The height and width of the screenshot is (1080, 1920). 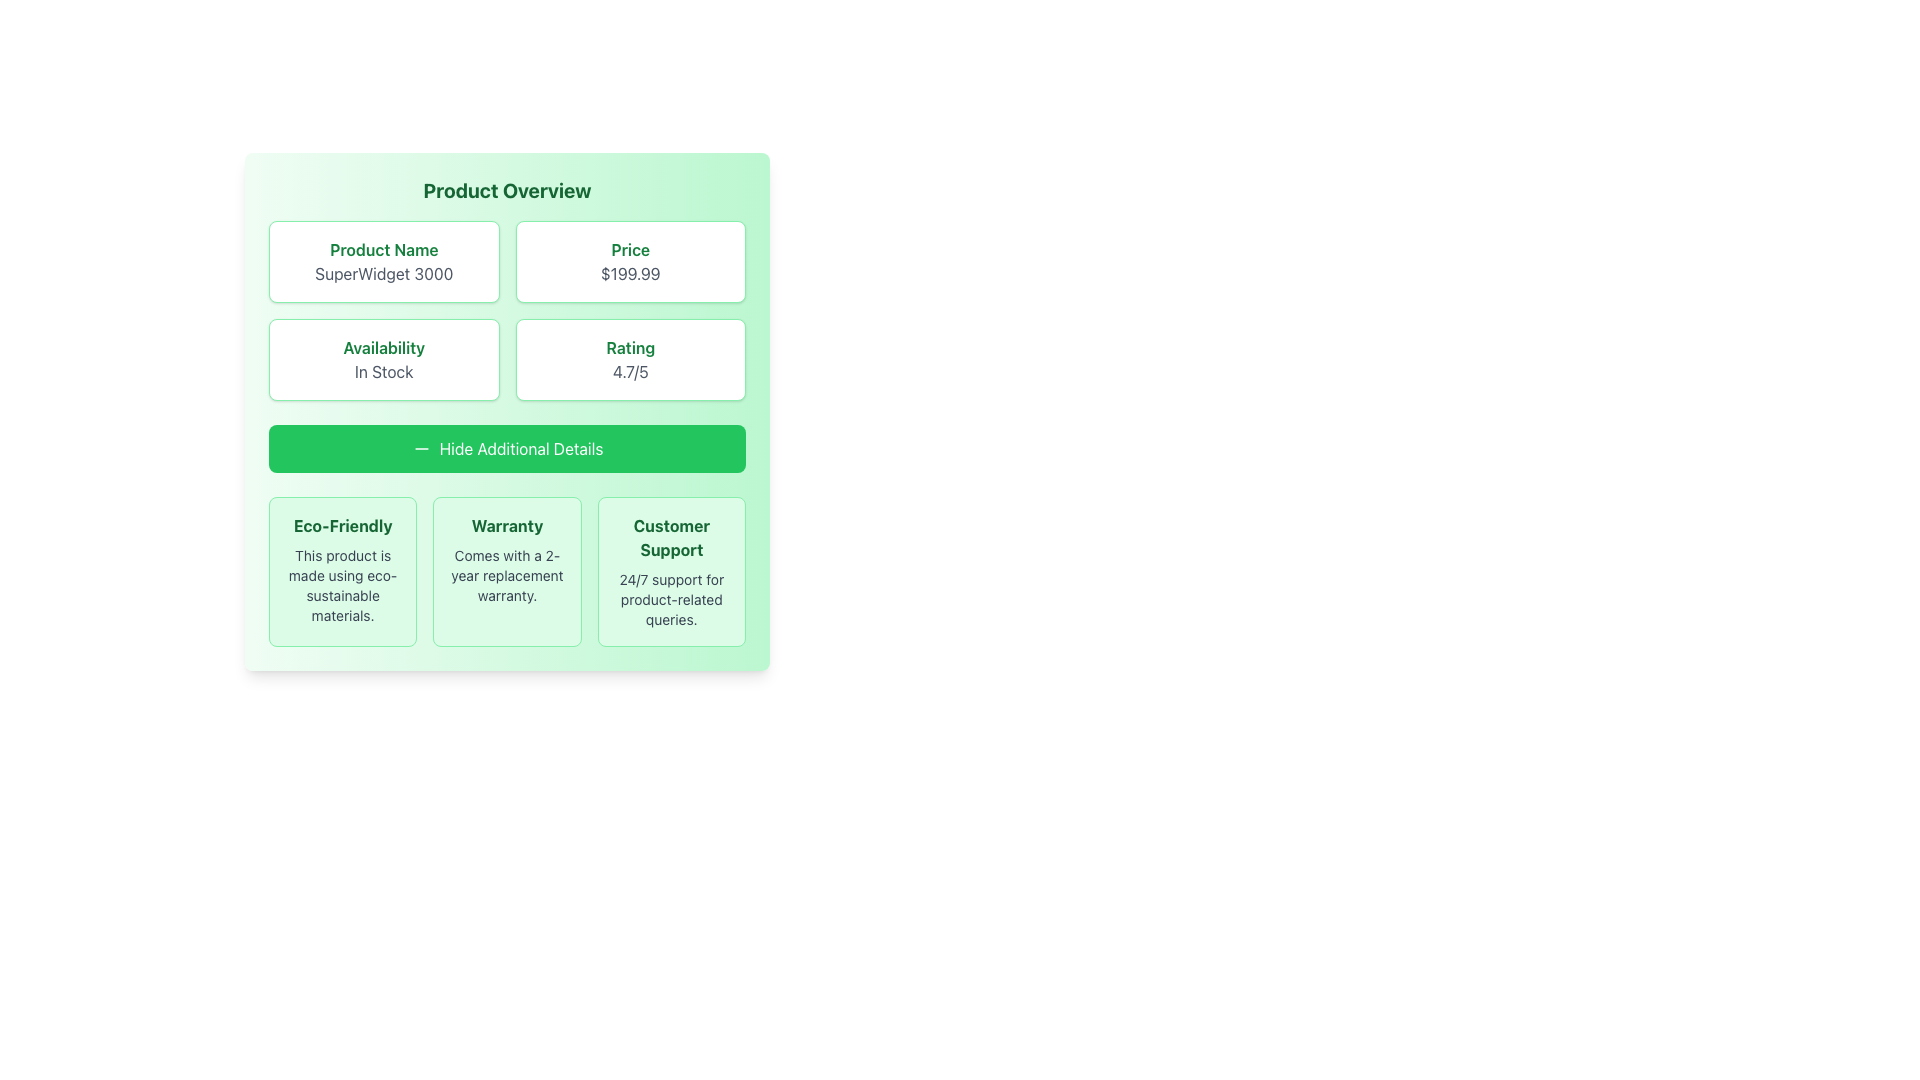 What do you see at coordinates (507, 575) in the screenshot?
I see `the warranty details text display, which informs the user about the 2-year replacement warranty and is located in the bottom-middle area of the interface` at bounding box center [507, 575].